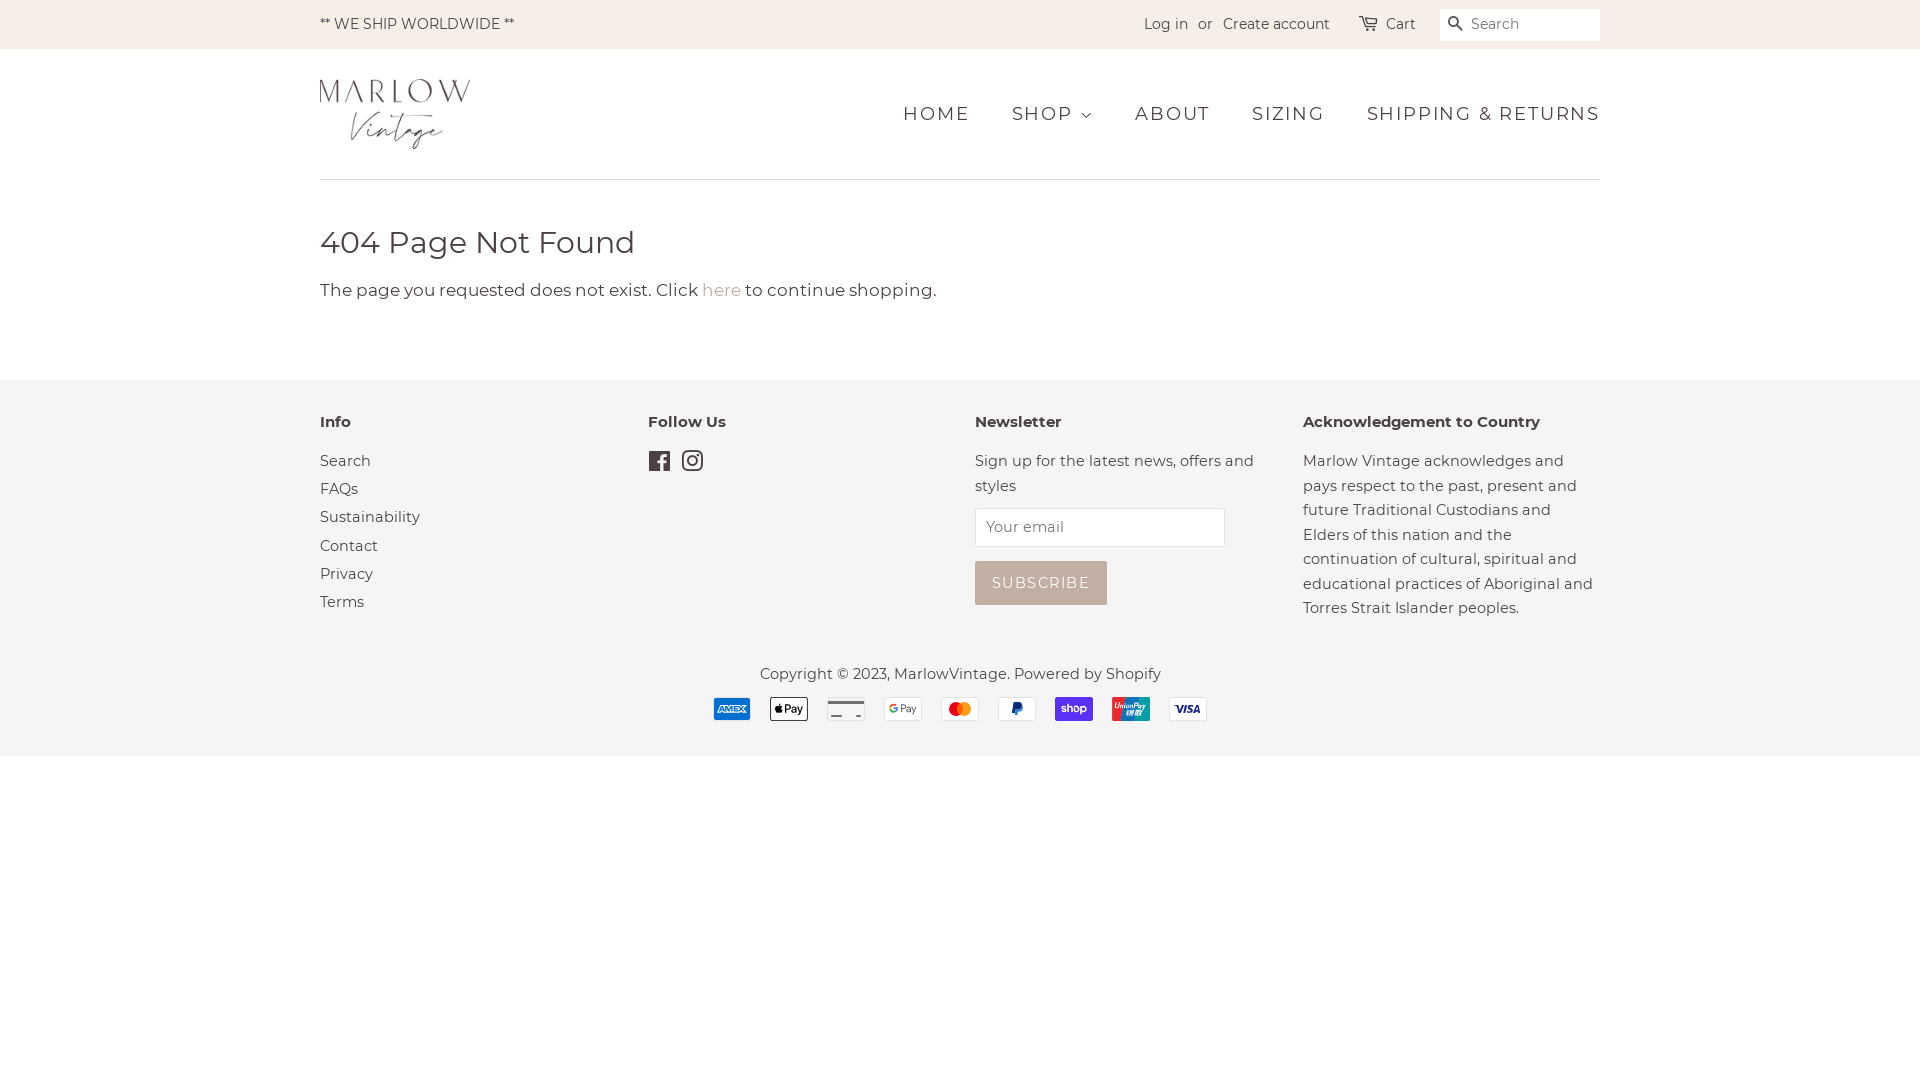 This screenshot has height=1080, width=1920. What do you see at coordinates (1040, 582) in the screenshot?
I see `'Subscribe'` at bounding box center [1040, 582].